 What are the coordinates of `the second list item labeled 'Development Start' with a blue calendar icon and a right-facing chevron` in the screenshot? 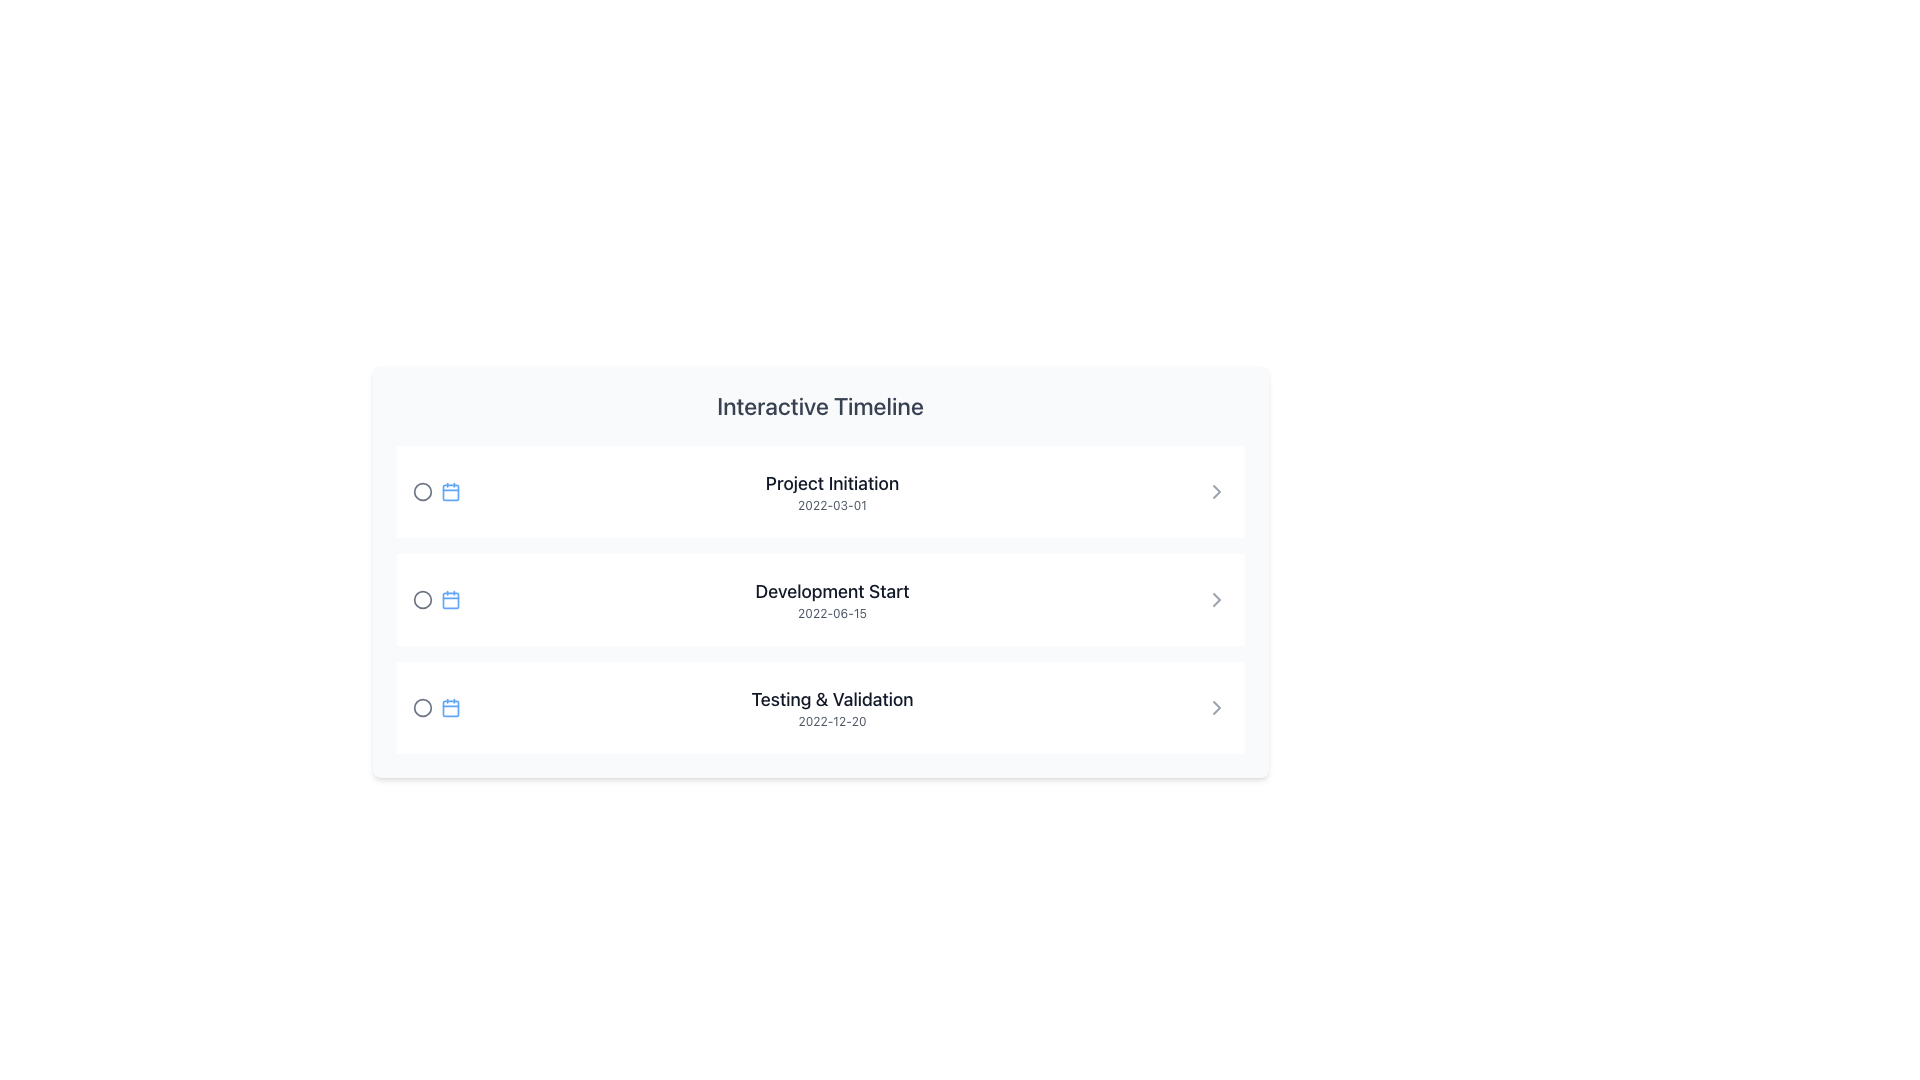 It's located at (820, 599).